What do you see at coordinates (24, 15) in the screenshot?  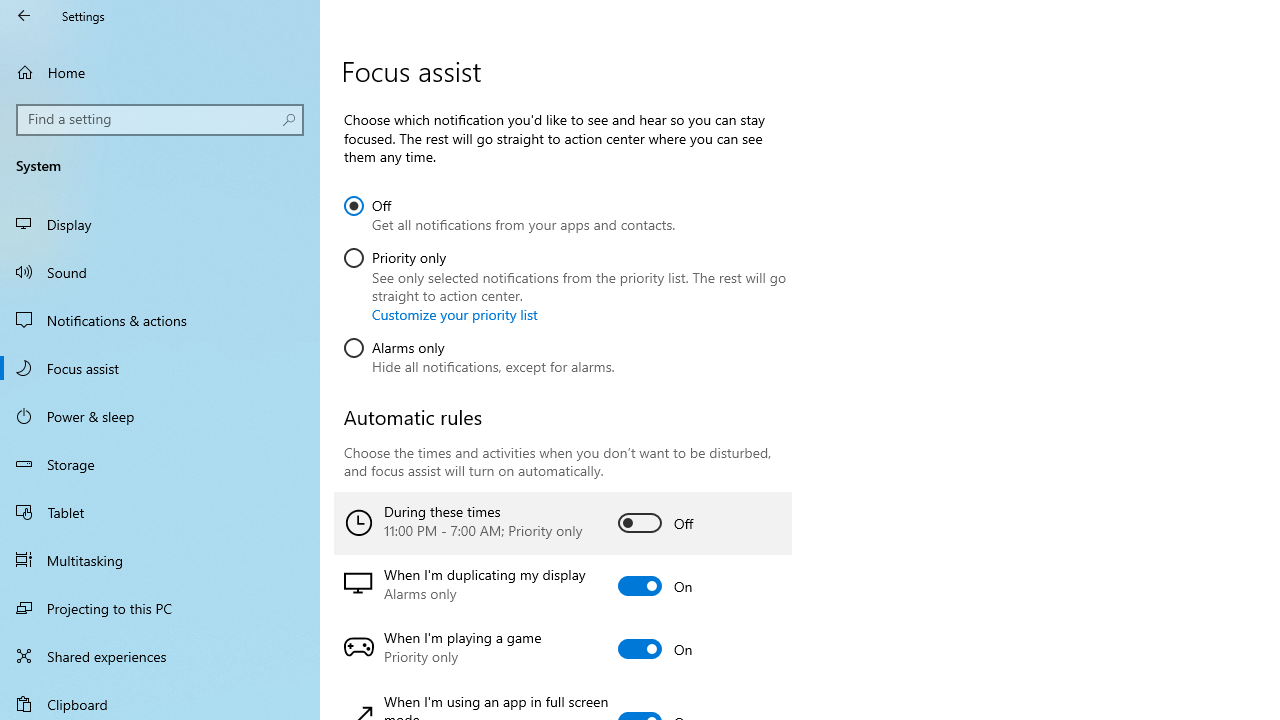 I see `'Back'` at bounding box center [24, 15].